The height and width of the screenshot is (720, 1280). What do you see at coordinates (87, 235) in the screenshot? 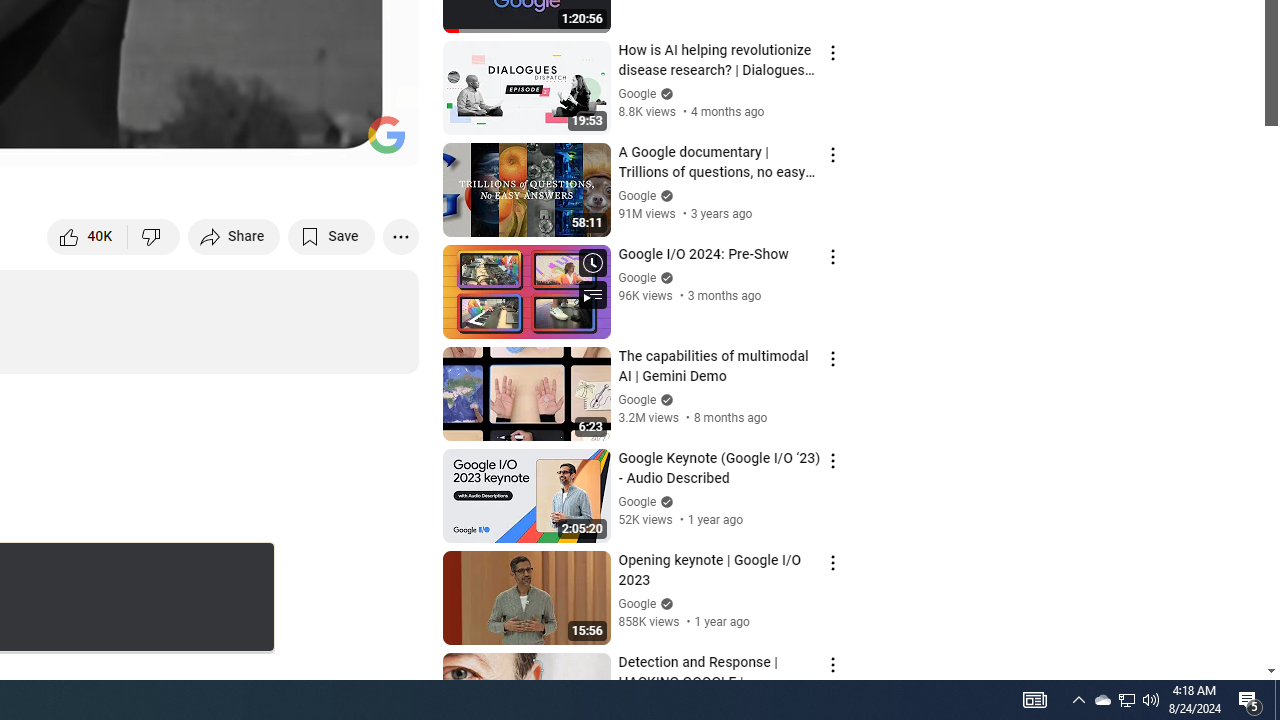
I see `'like this video along with 40,865 other people'` at bounding box center [87, 235].